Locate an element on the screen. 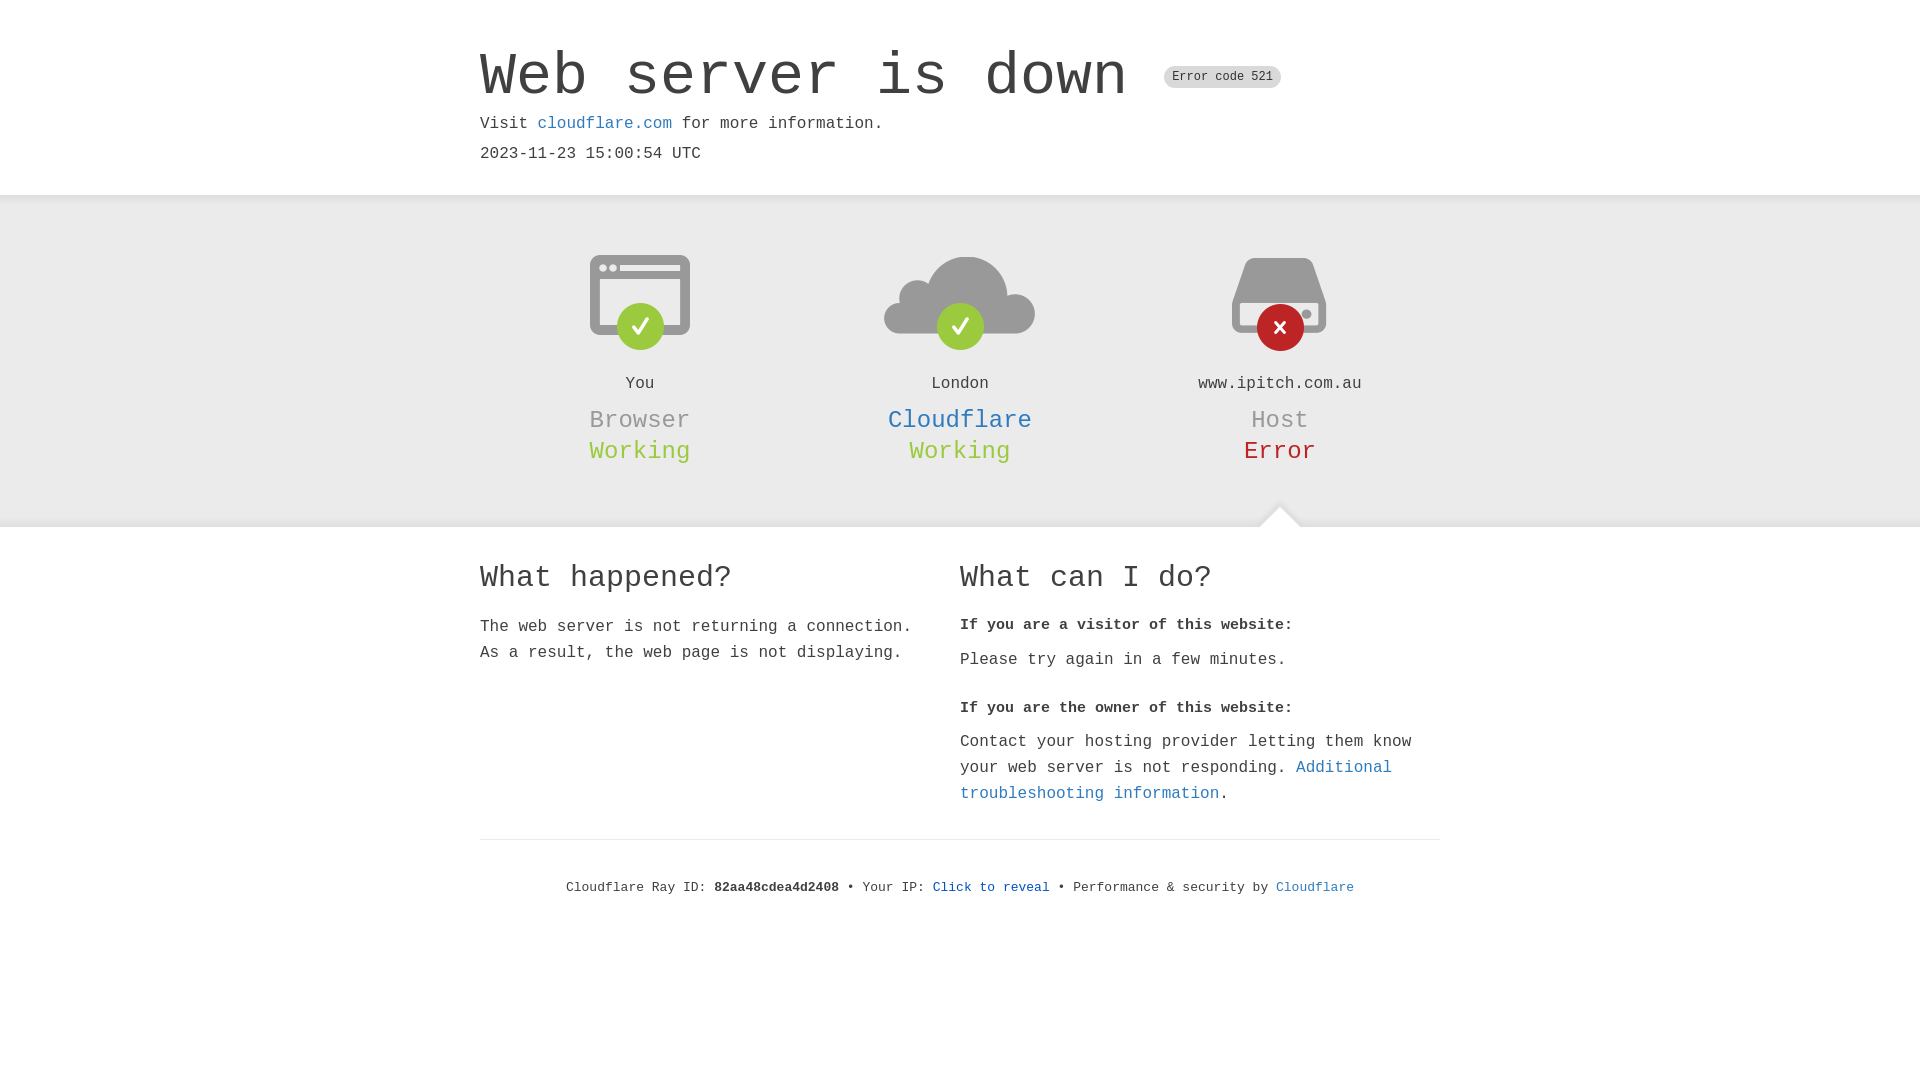 Image resolution: width=1920 pixels, height=1080 pixels. 'Cloudflare' is located at coordinates (1315, 886).